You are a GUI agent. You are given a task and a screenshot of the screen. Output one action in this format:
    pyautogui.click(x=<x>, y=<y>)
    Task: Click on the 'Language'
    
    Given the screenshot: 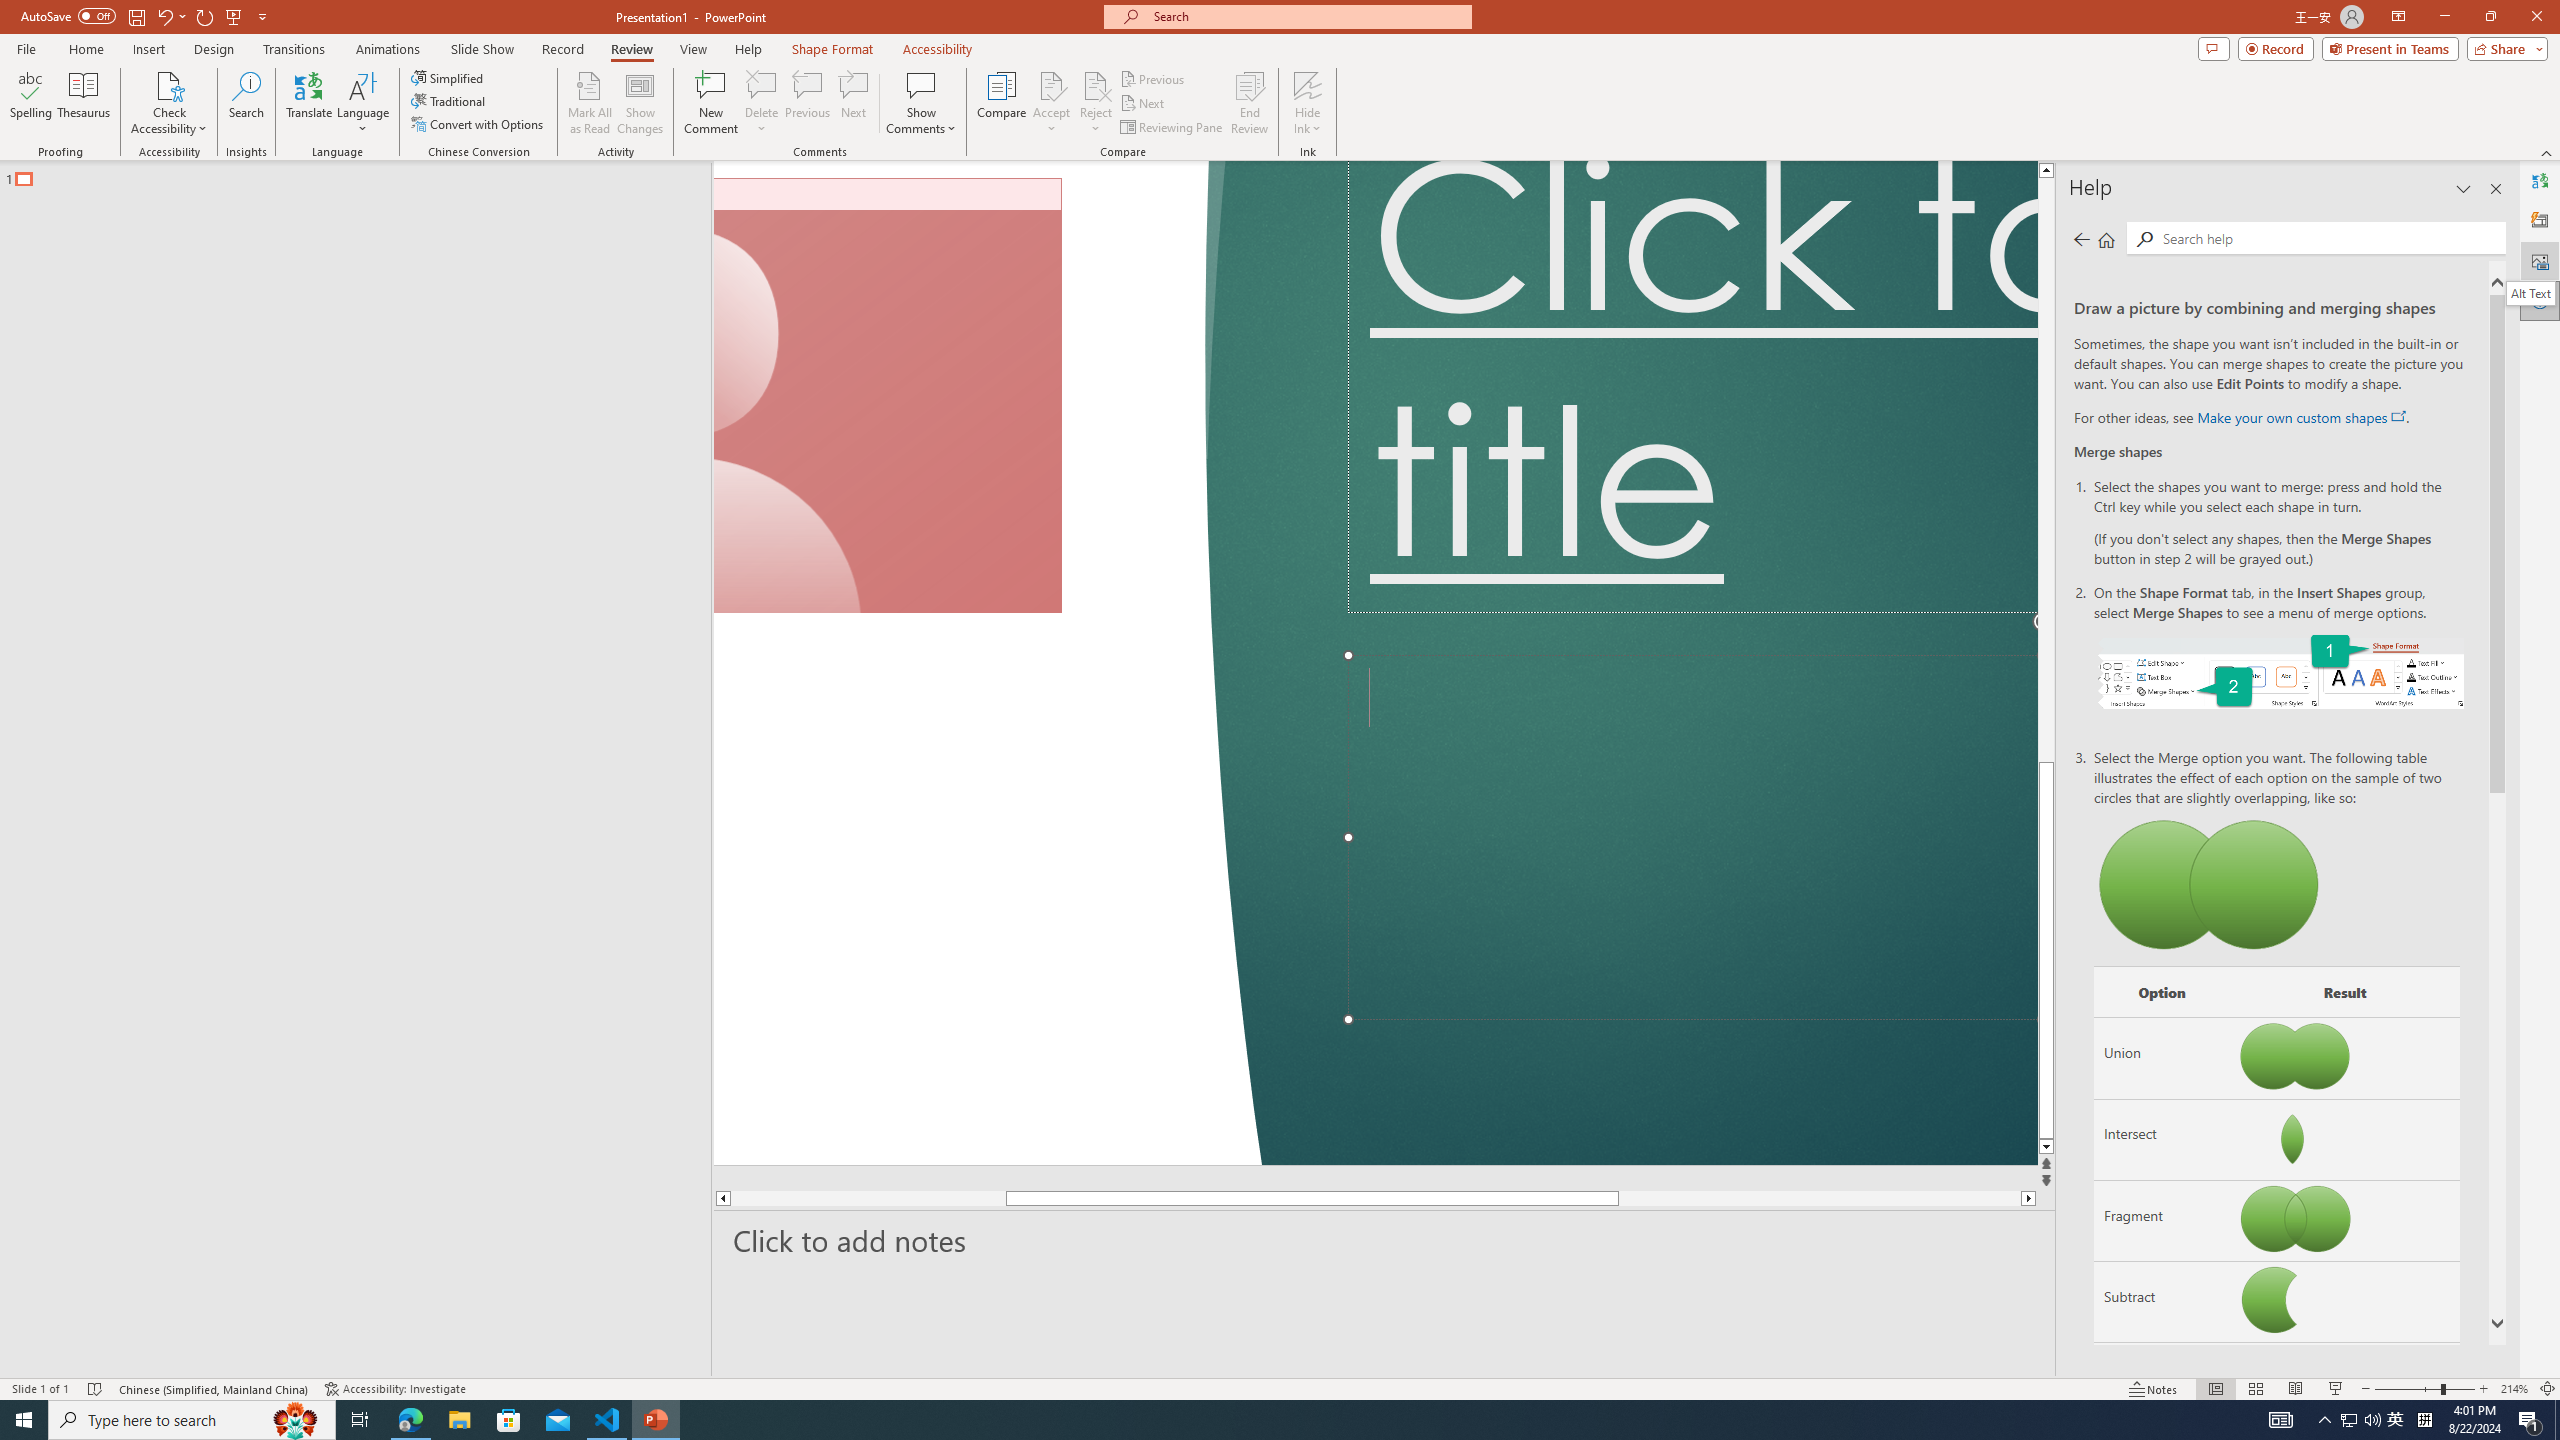 What is the action you would take?
    pyautogui.click(x=362, y=103)
    